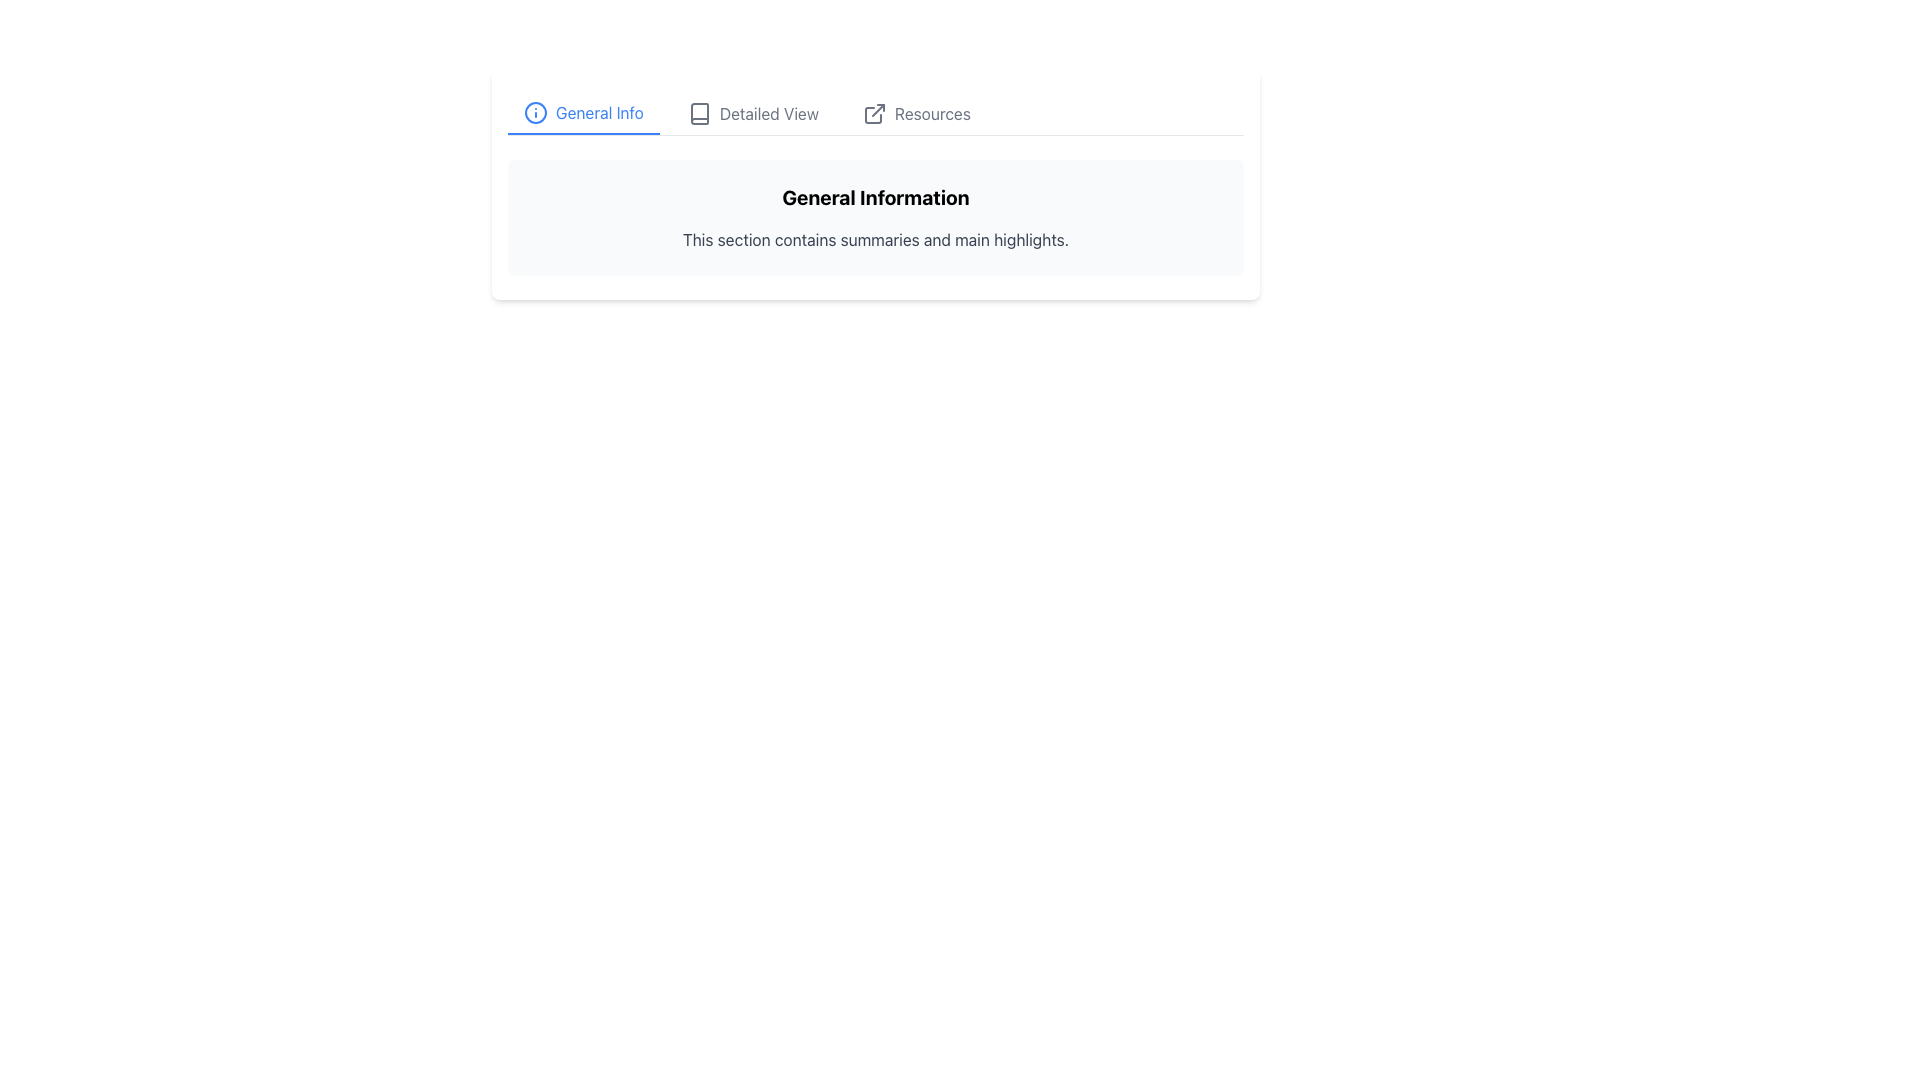  Describe the element at coordinates (582, 114) in the screenshot. I see `the first tab button in the navigation row` at that location.